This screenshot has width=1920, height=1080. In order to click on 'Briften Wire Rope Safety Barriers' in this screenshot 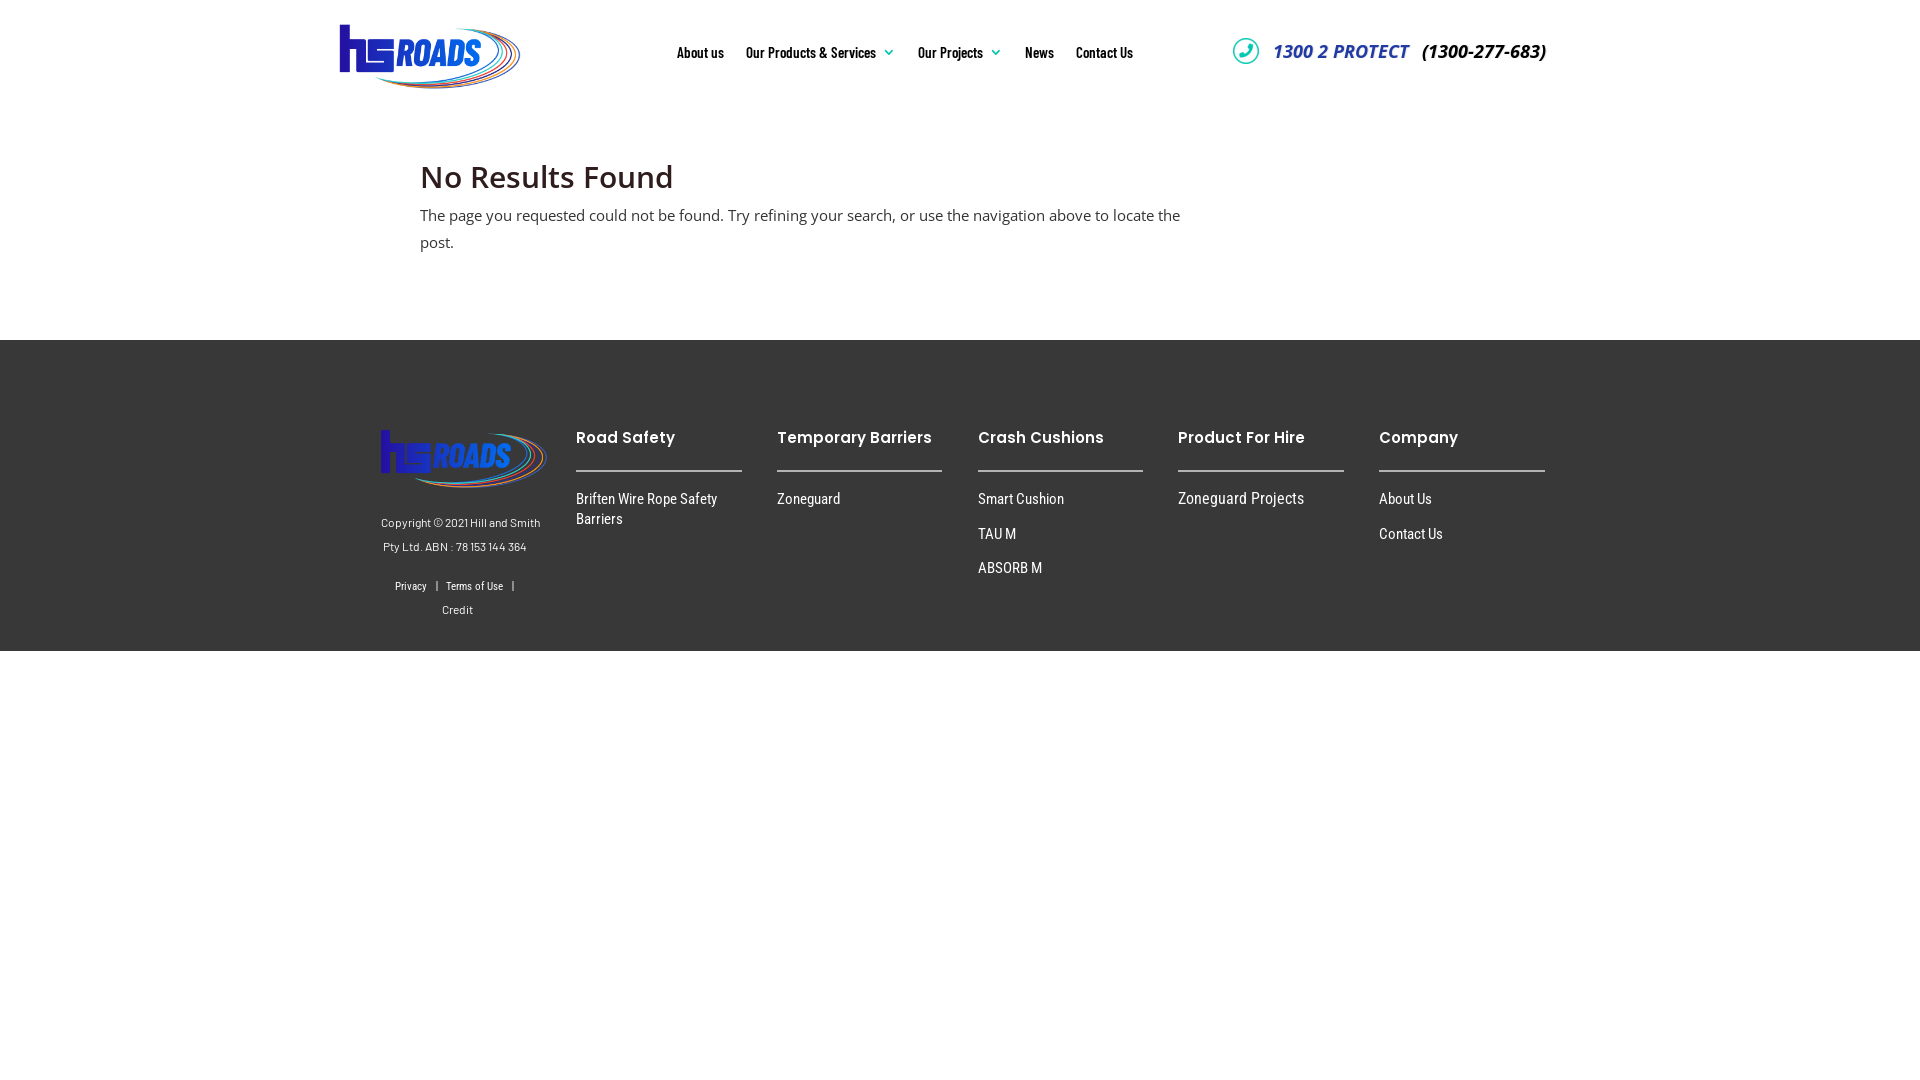, I will do `click(575, 507)`.